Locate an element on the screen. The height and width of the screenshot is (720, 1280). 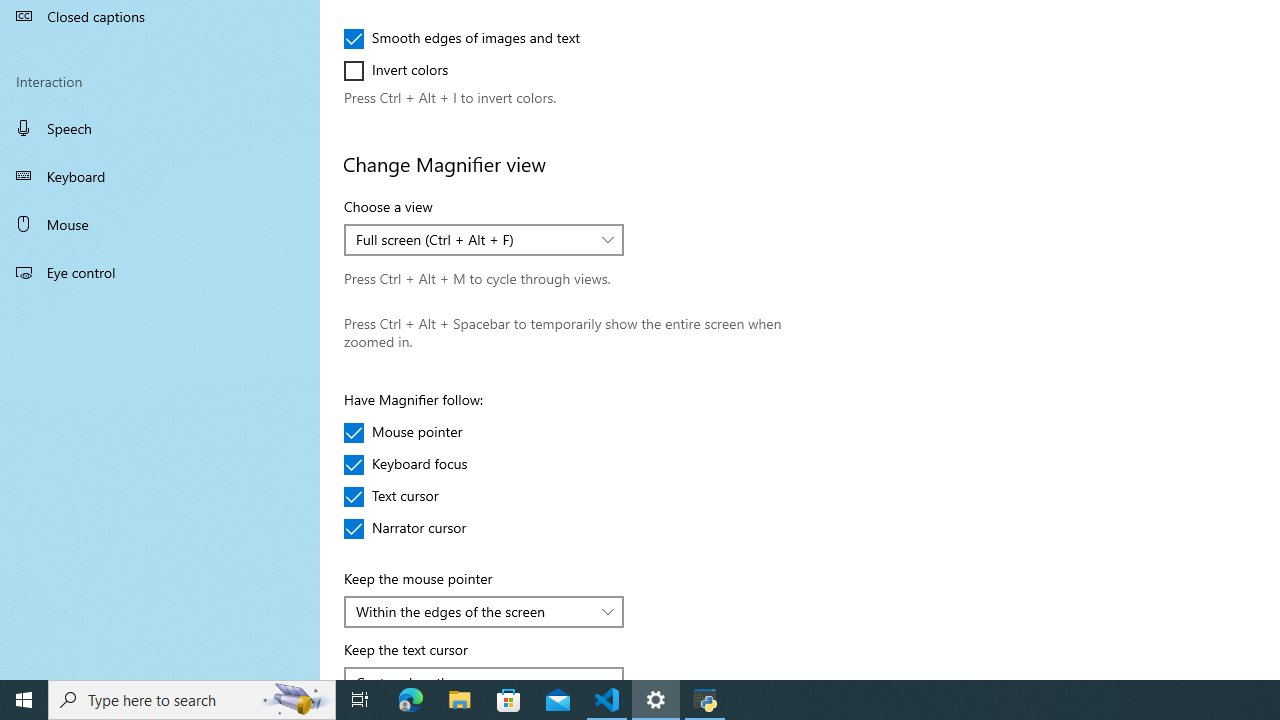
'Text cursor' is located at coordinates (402, 495).